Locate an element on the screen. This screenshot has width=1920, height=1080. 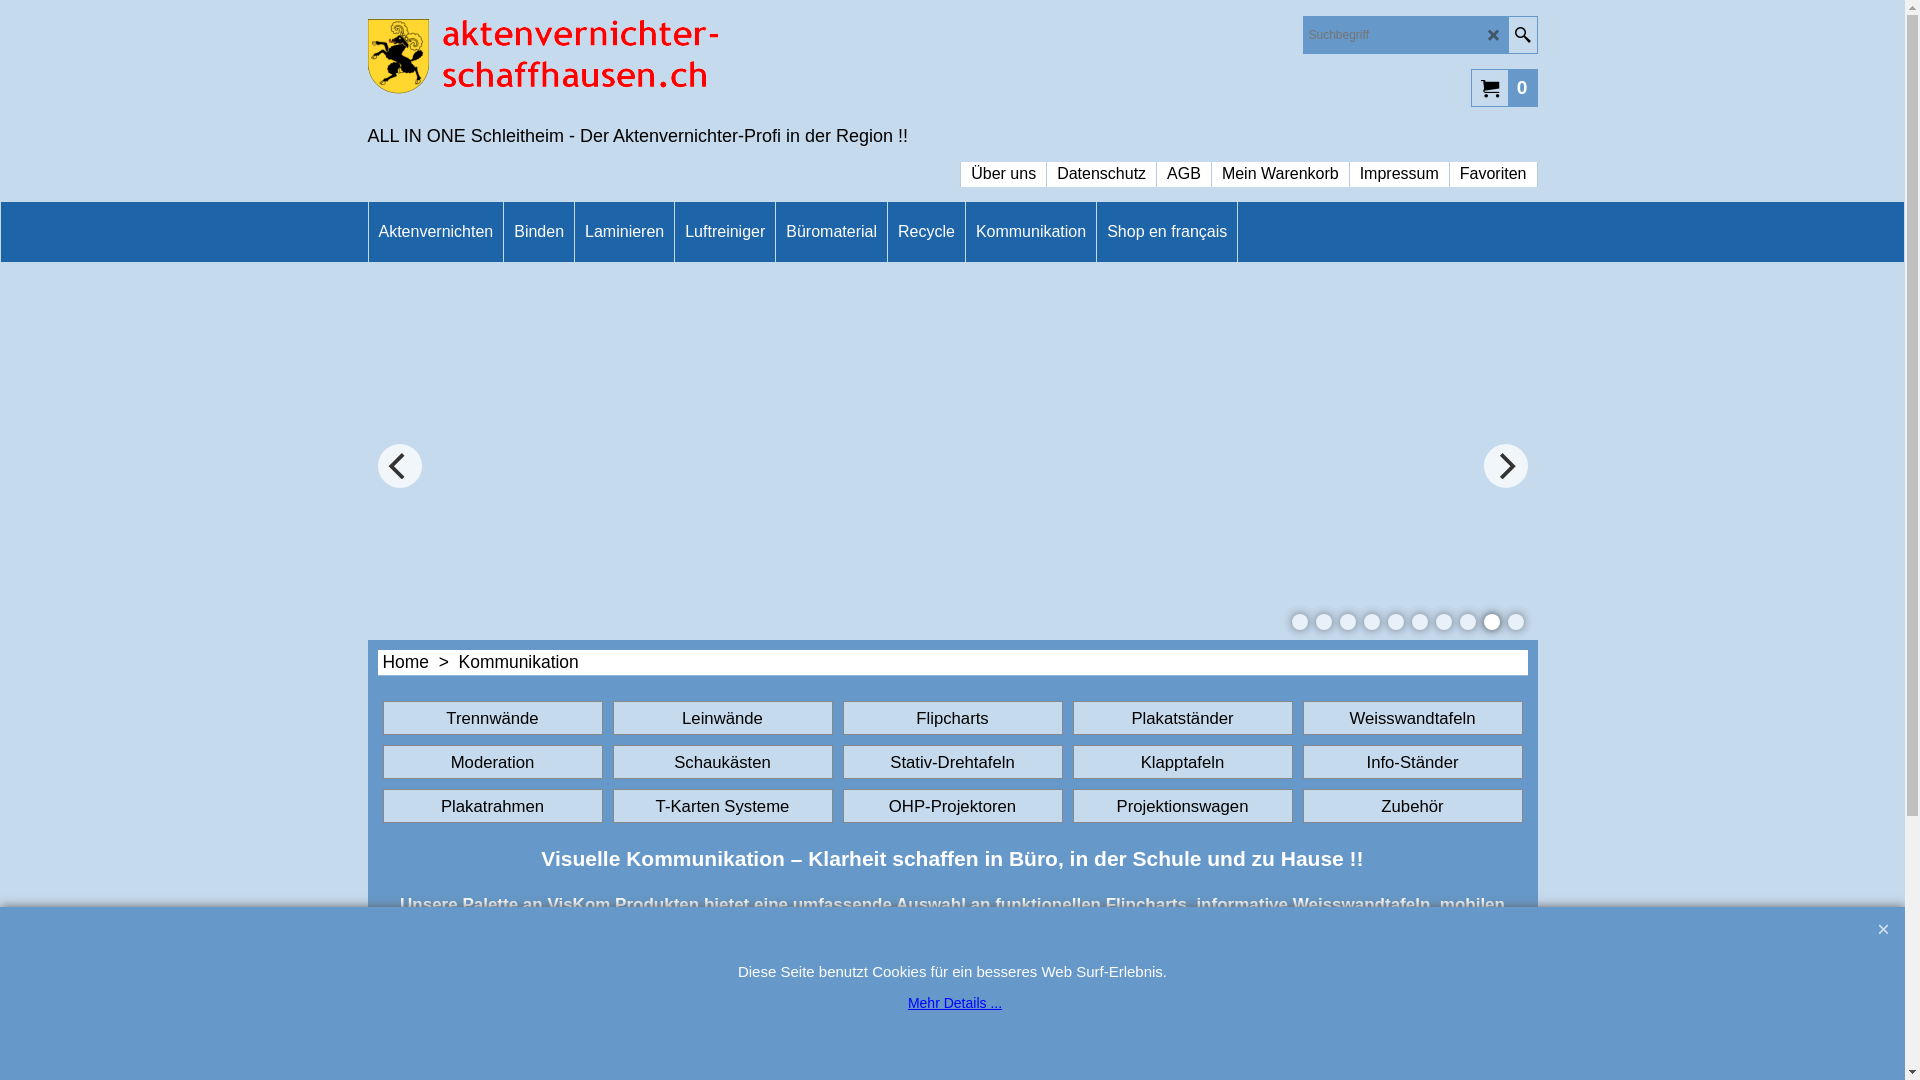
'0' is located at coordinates (1504, 86).